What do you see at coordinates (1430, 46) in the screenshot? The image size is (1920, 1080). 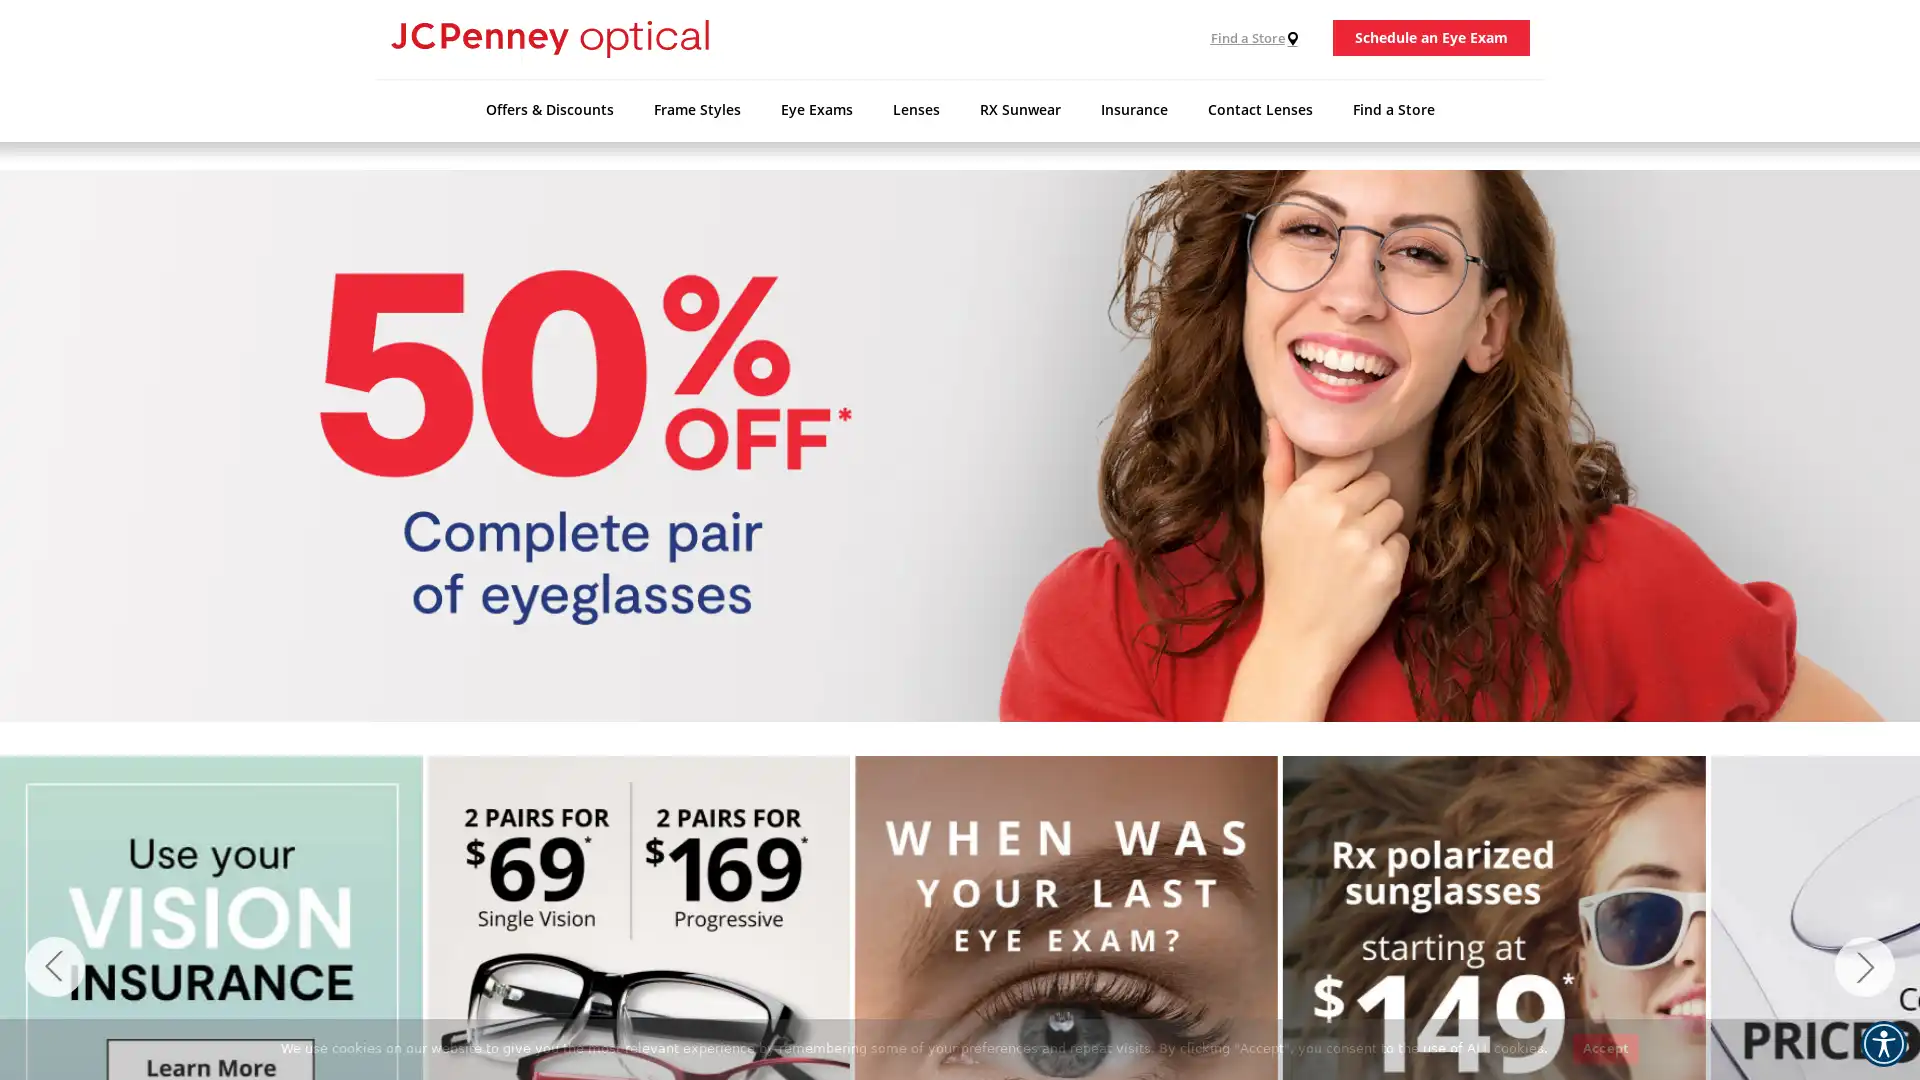 I see `Schedule an Eye Exam` at bounding box center [1430, 46].